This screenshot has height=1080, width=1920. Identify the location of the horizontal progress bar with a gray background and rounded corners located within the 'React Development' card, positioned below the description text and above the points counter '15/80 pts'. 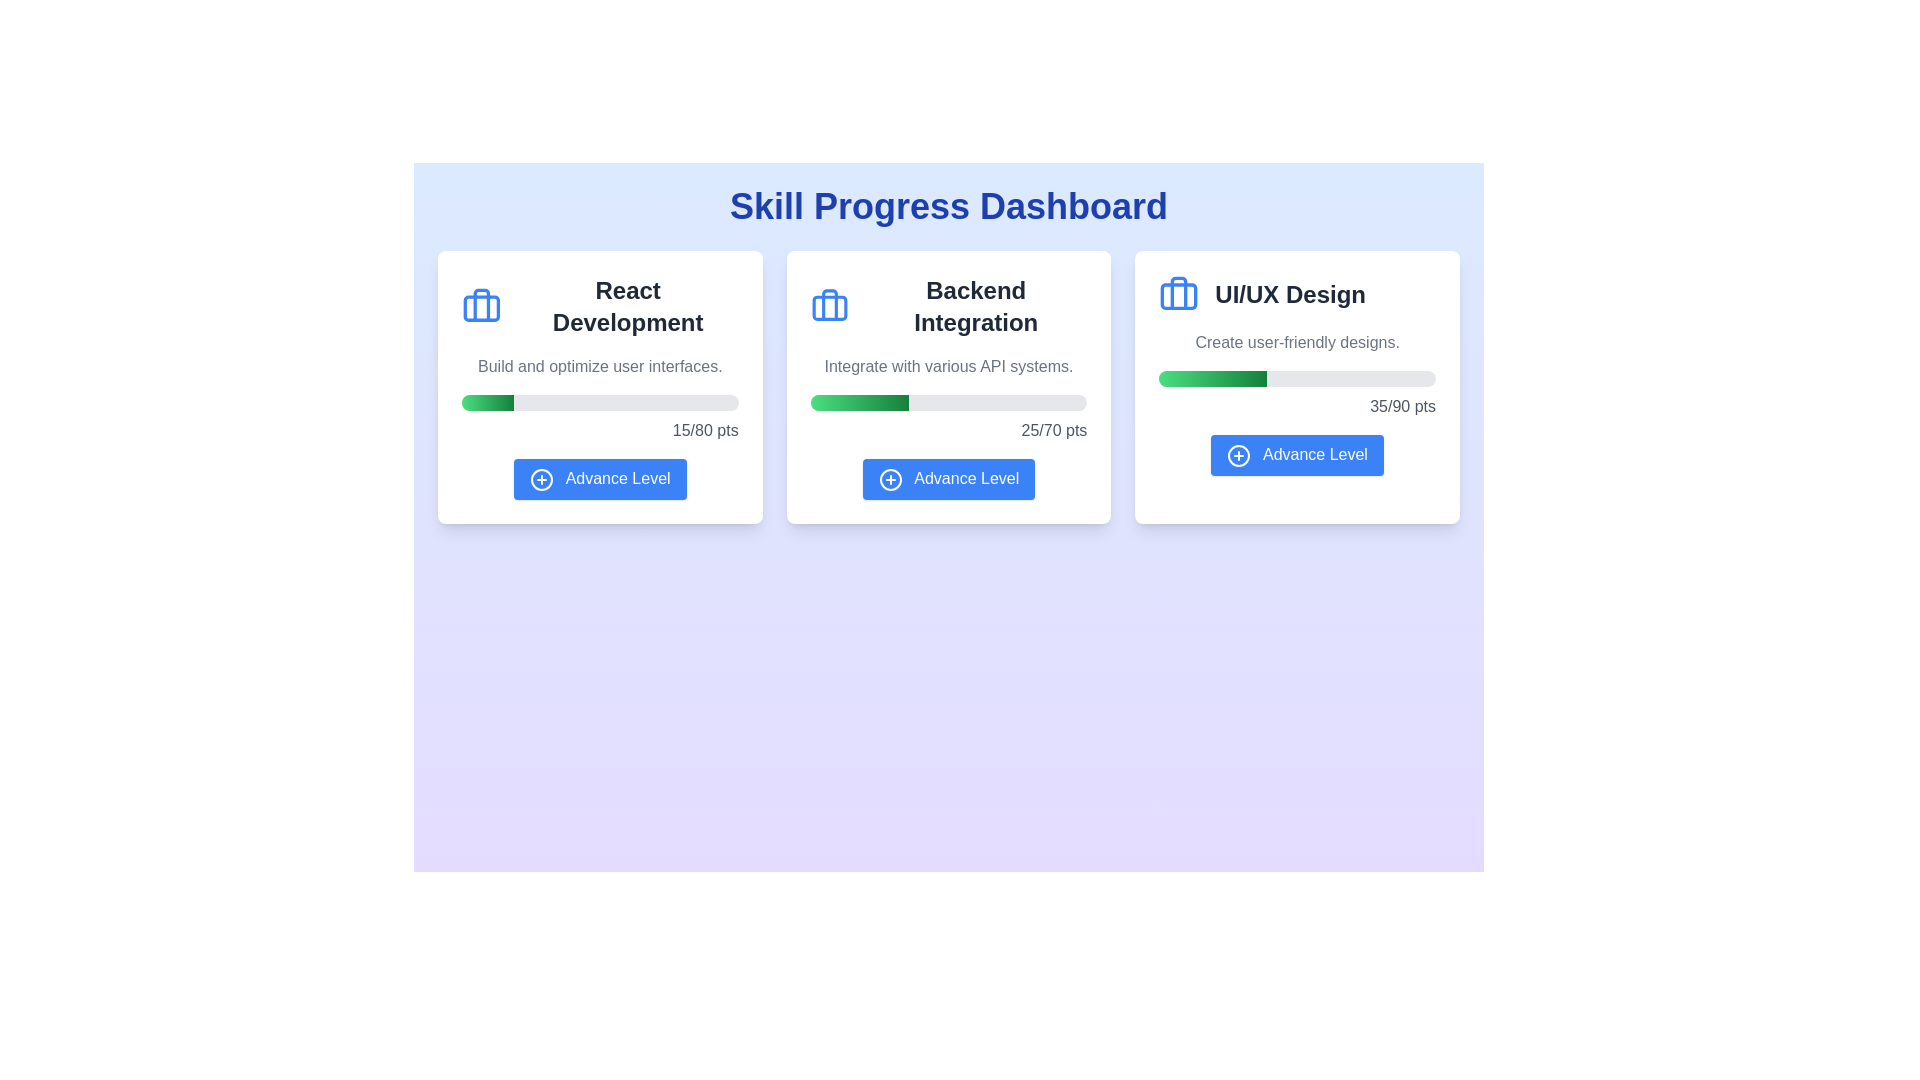
(599, 402).